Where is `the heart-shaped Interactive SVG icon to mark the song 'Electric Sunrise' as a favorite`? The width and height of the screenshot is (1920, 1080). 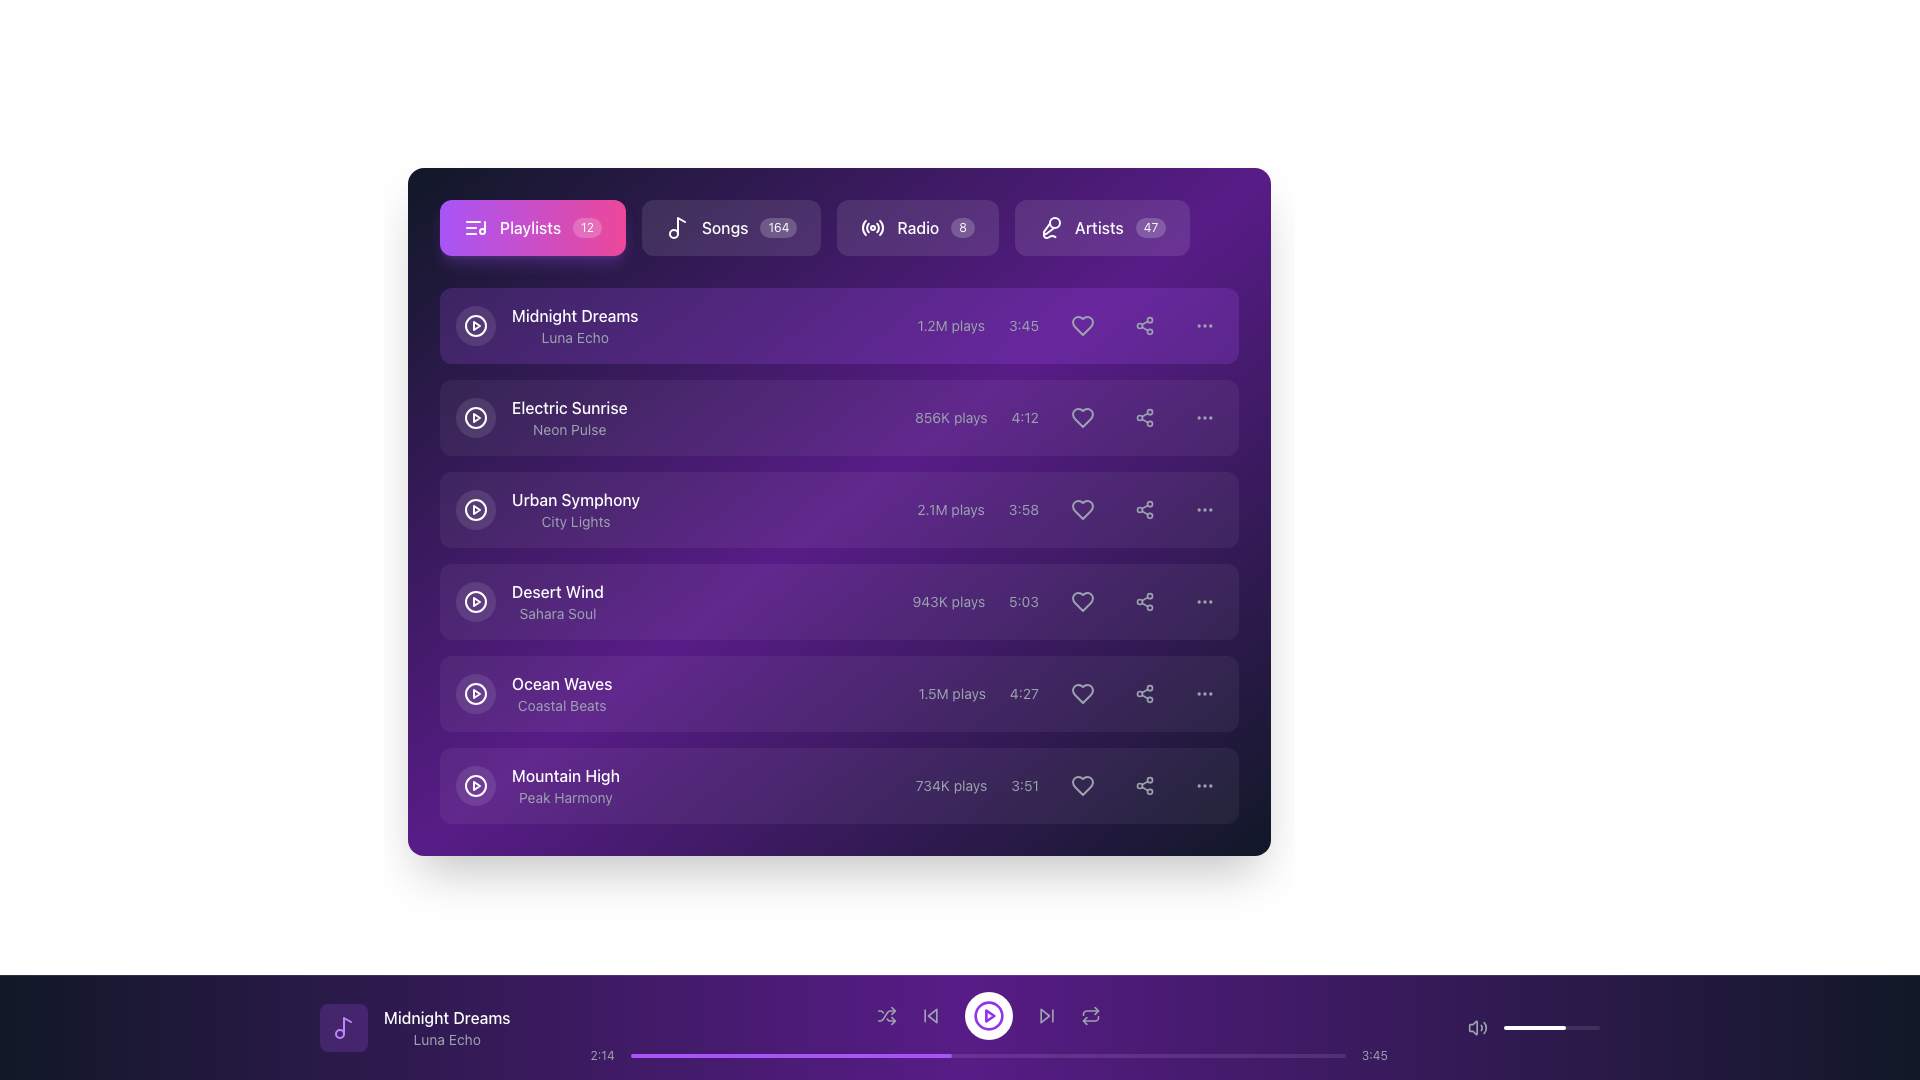 the heart-shaped Interactive SVG icon to mark the song 'Electric Sunrise' as a favorite is located at coordinates (1082, 416).